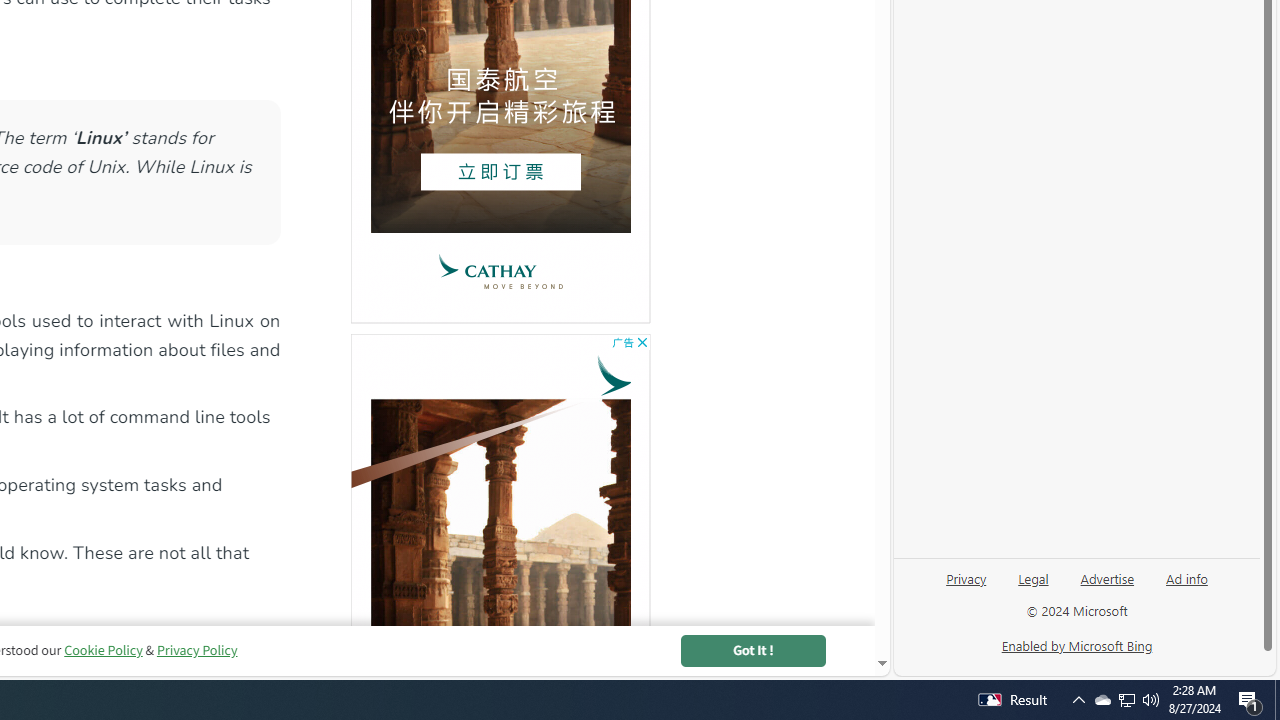  I want to click on 'Legal', so click(1033, 577).